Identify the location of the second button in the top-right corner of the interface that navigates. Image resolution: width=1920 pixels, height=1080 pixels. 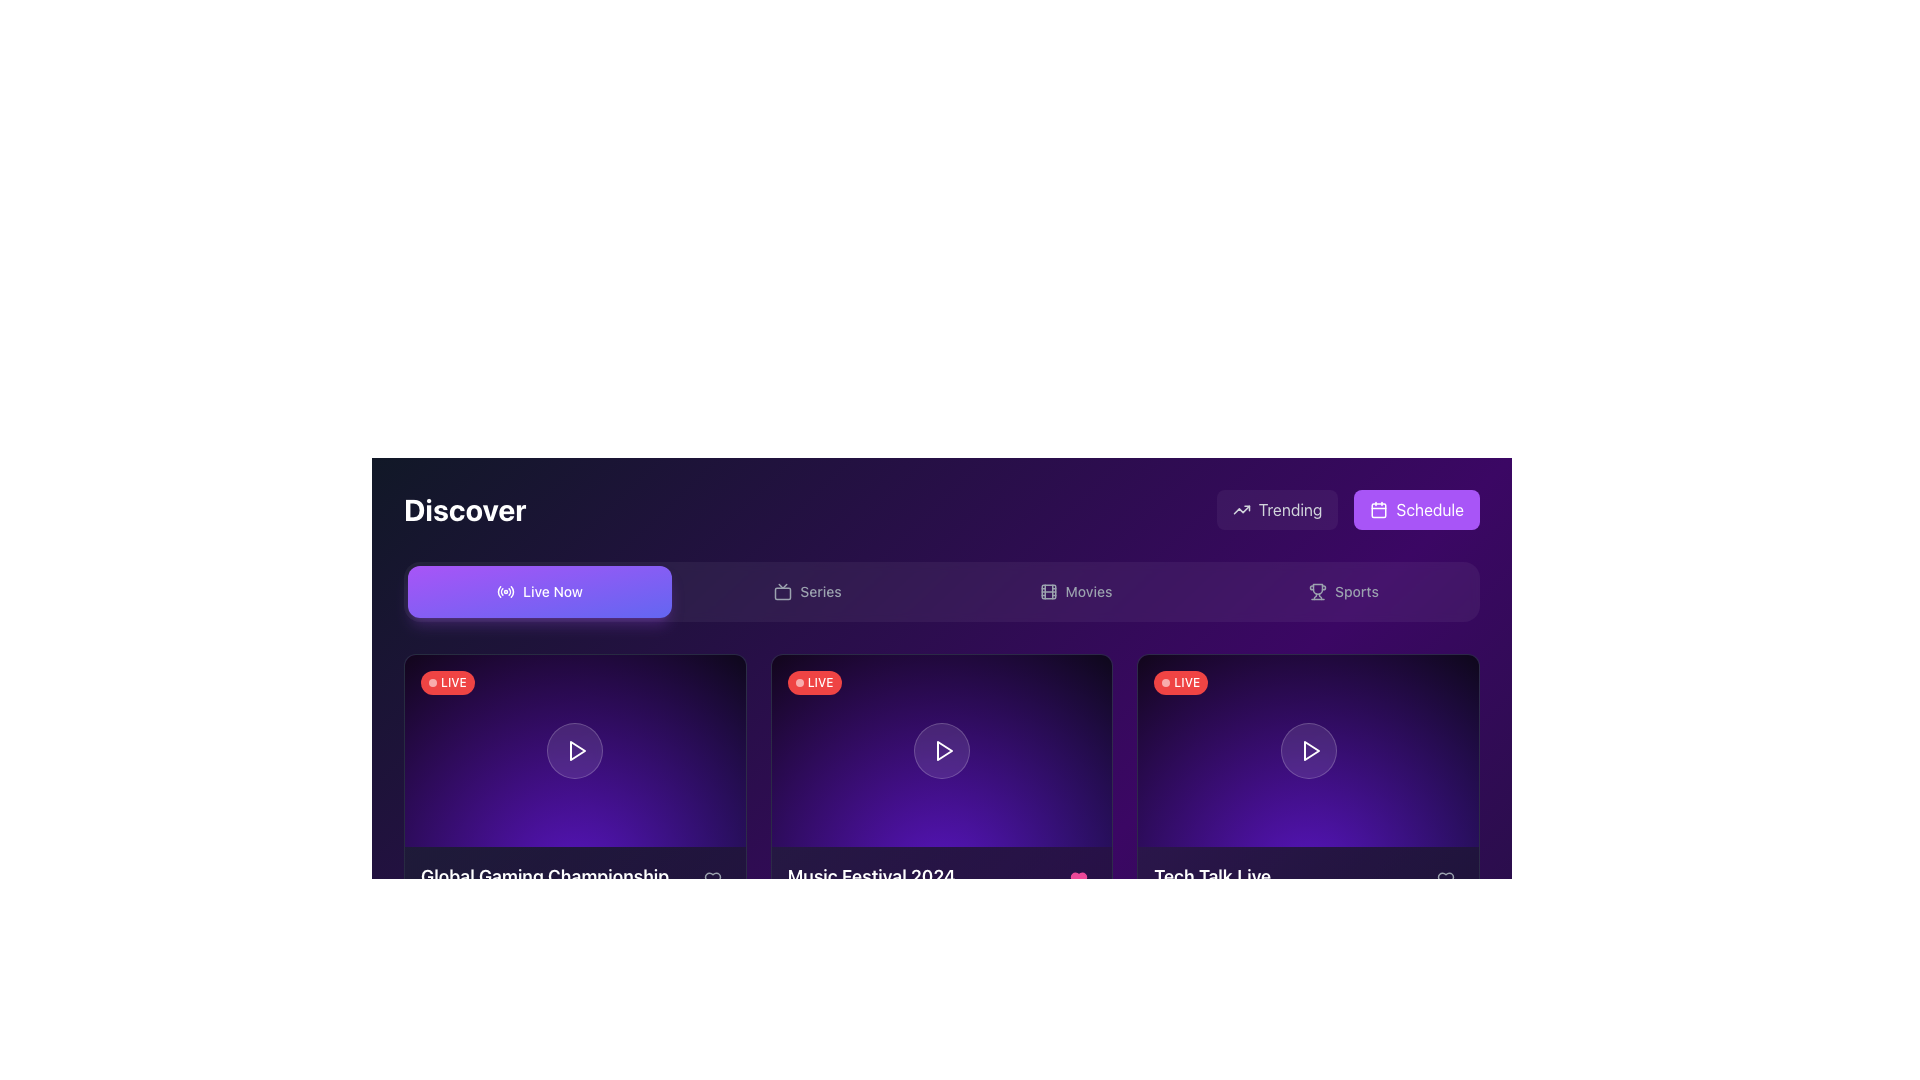
(1415, 508).